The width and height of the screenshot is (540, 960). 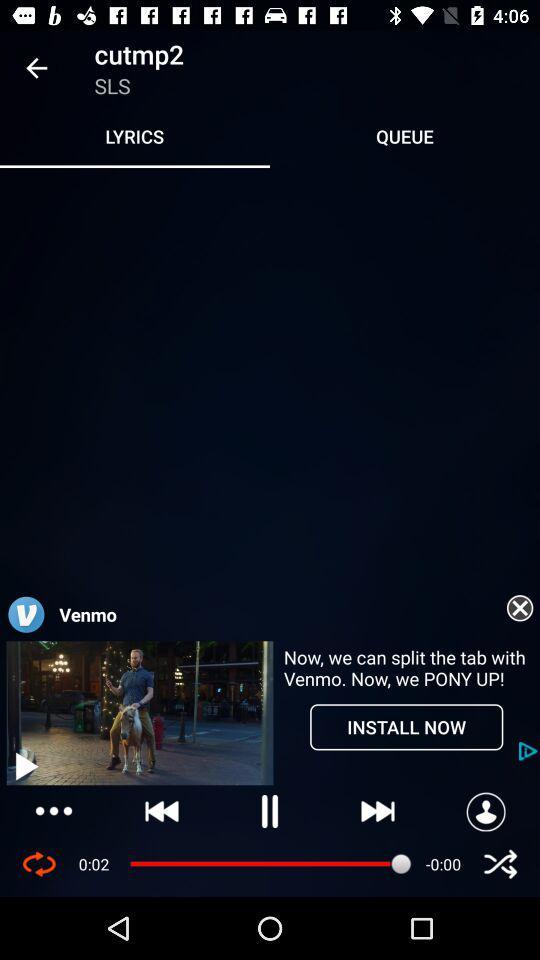 I want to click on the sliders icon, so click(x=54, y=811).